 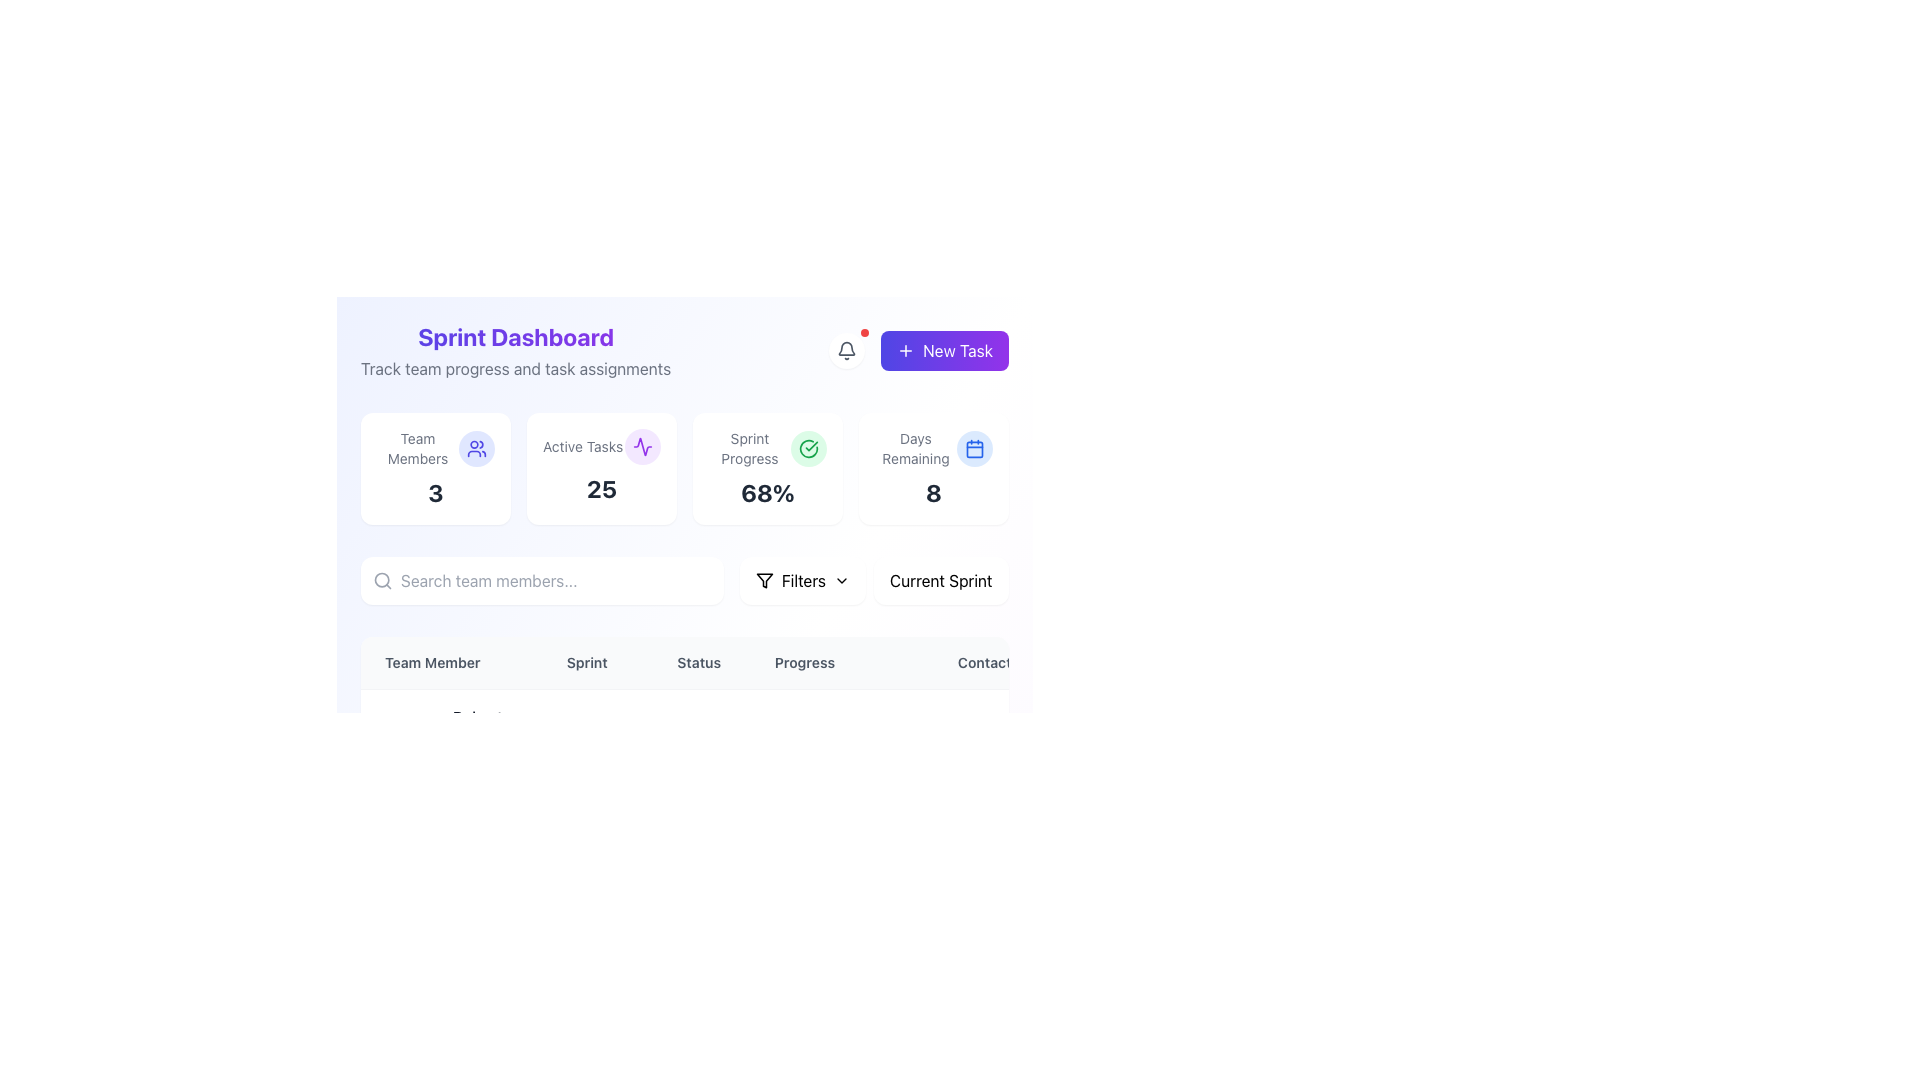 What do you see at coordinates (516, 335) in the screenshot?
I see `text label that displays 'Sprint Dashboard', which is a bold and large gradient colored text positioned at the top-left area of the interface` at bounding box center [516, 335].